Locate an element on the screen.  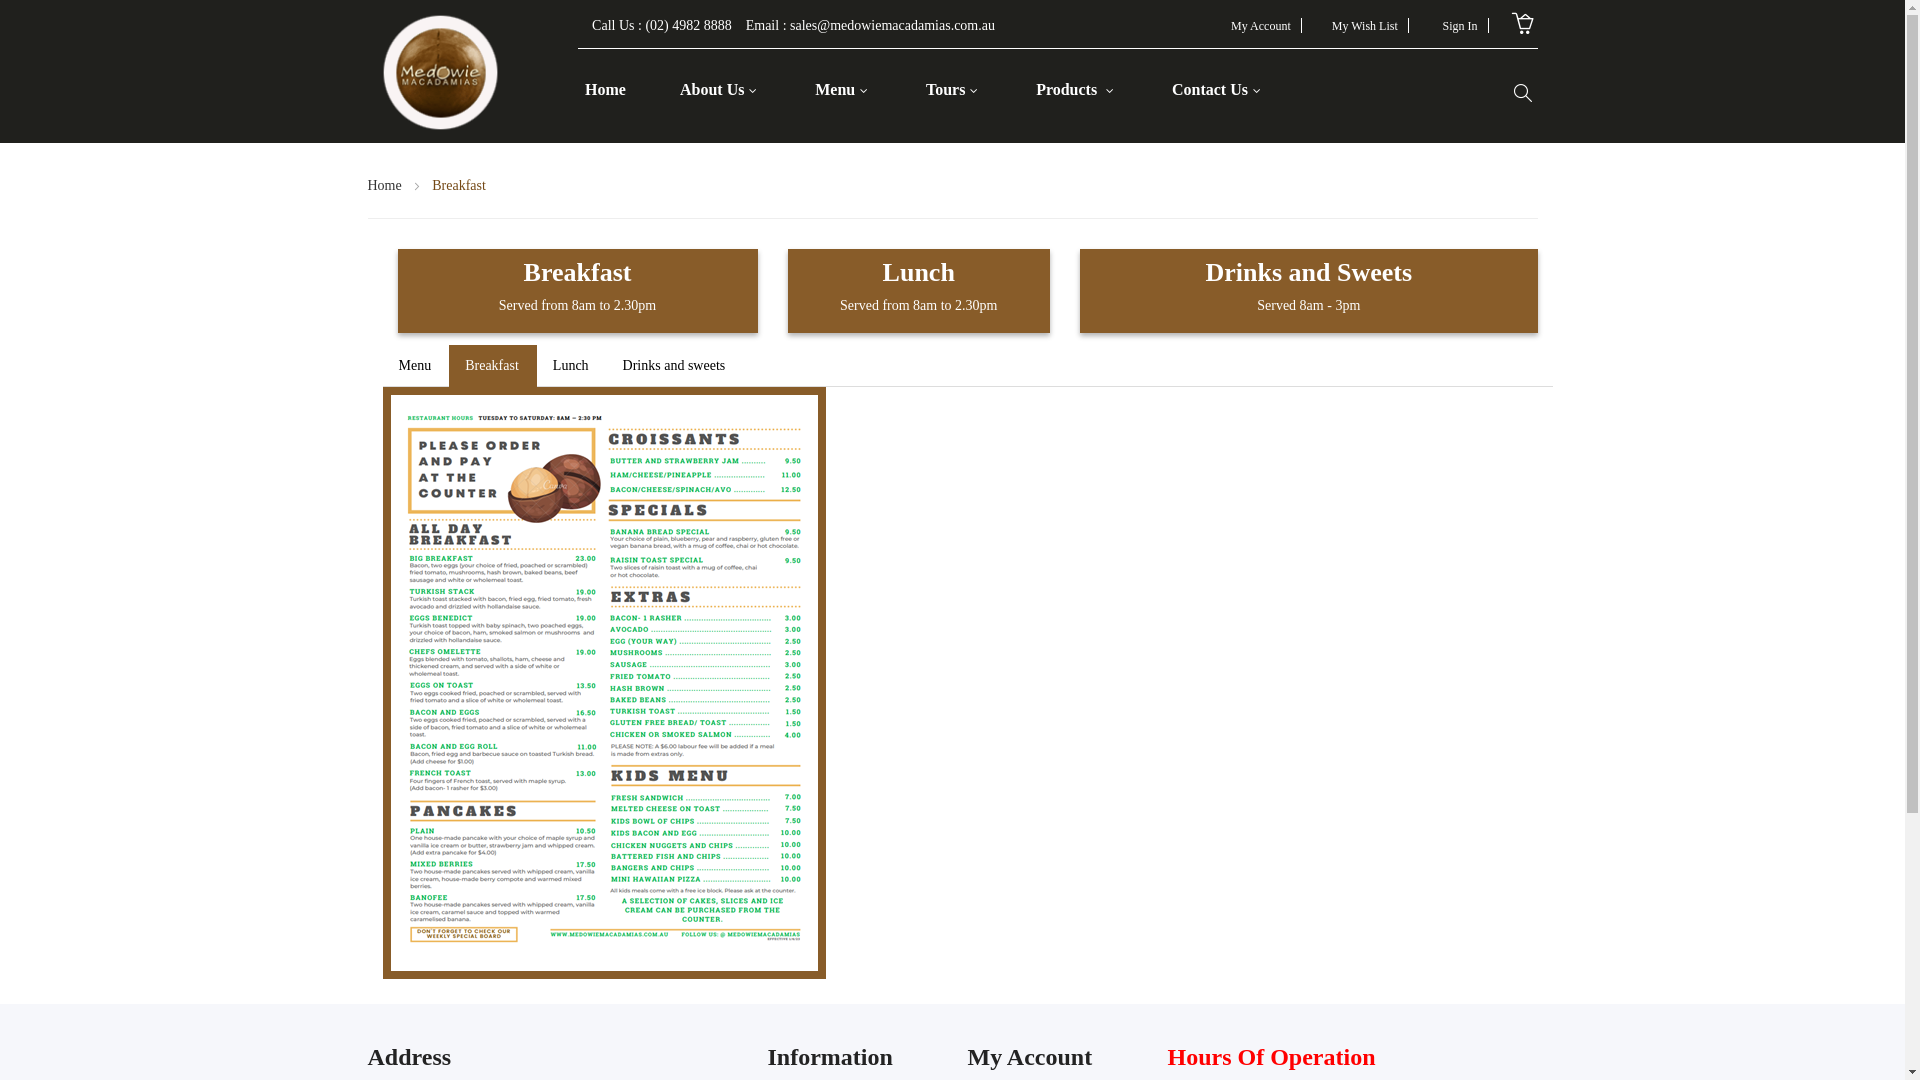
'Lunch' is located at coordinates (570, 366).